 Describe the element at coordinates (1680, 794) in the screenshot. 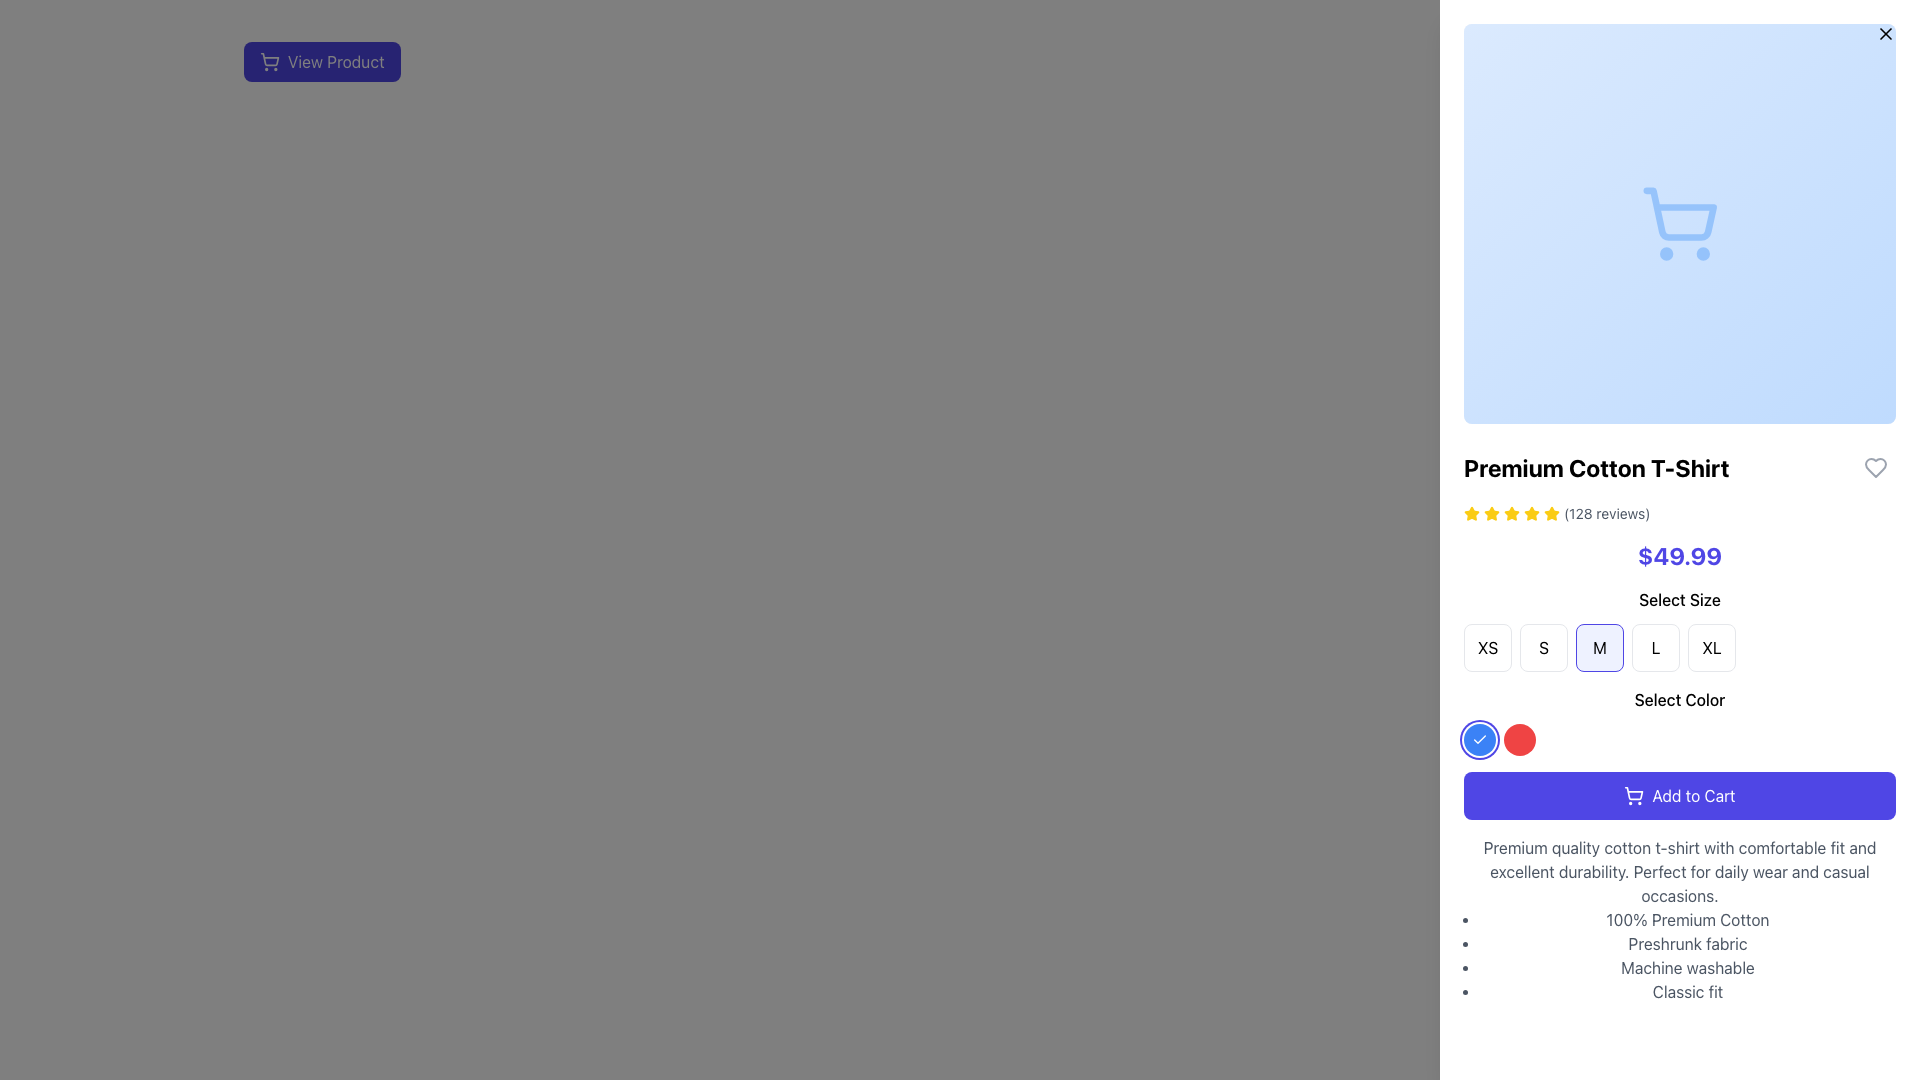

I see `the 'Add to Cart' button located at the bottom of the product details section in the sidebar` at that location.